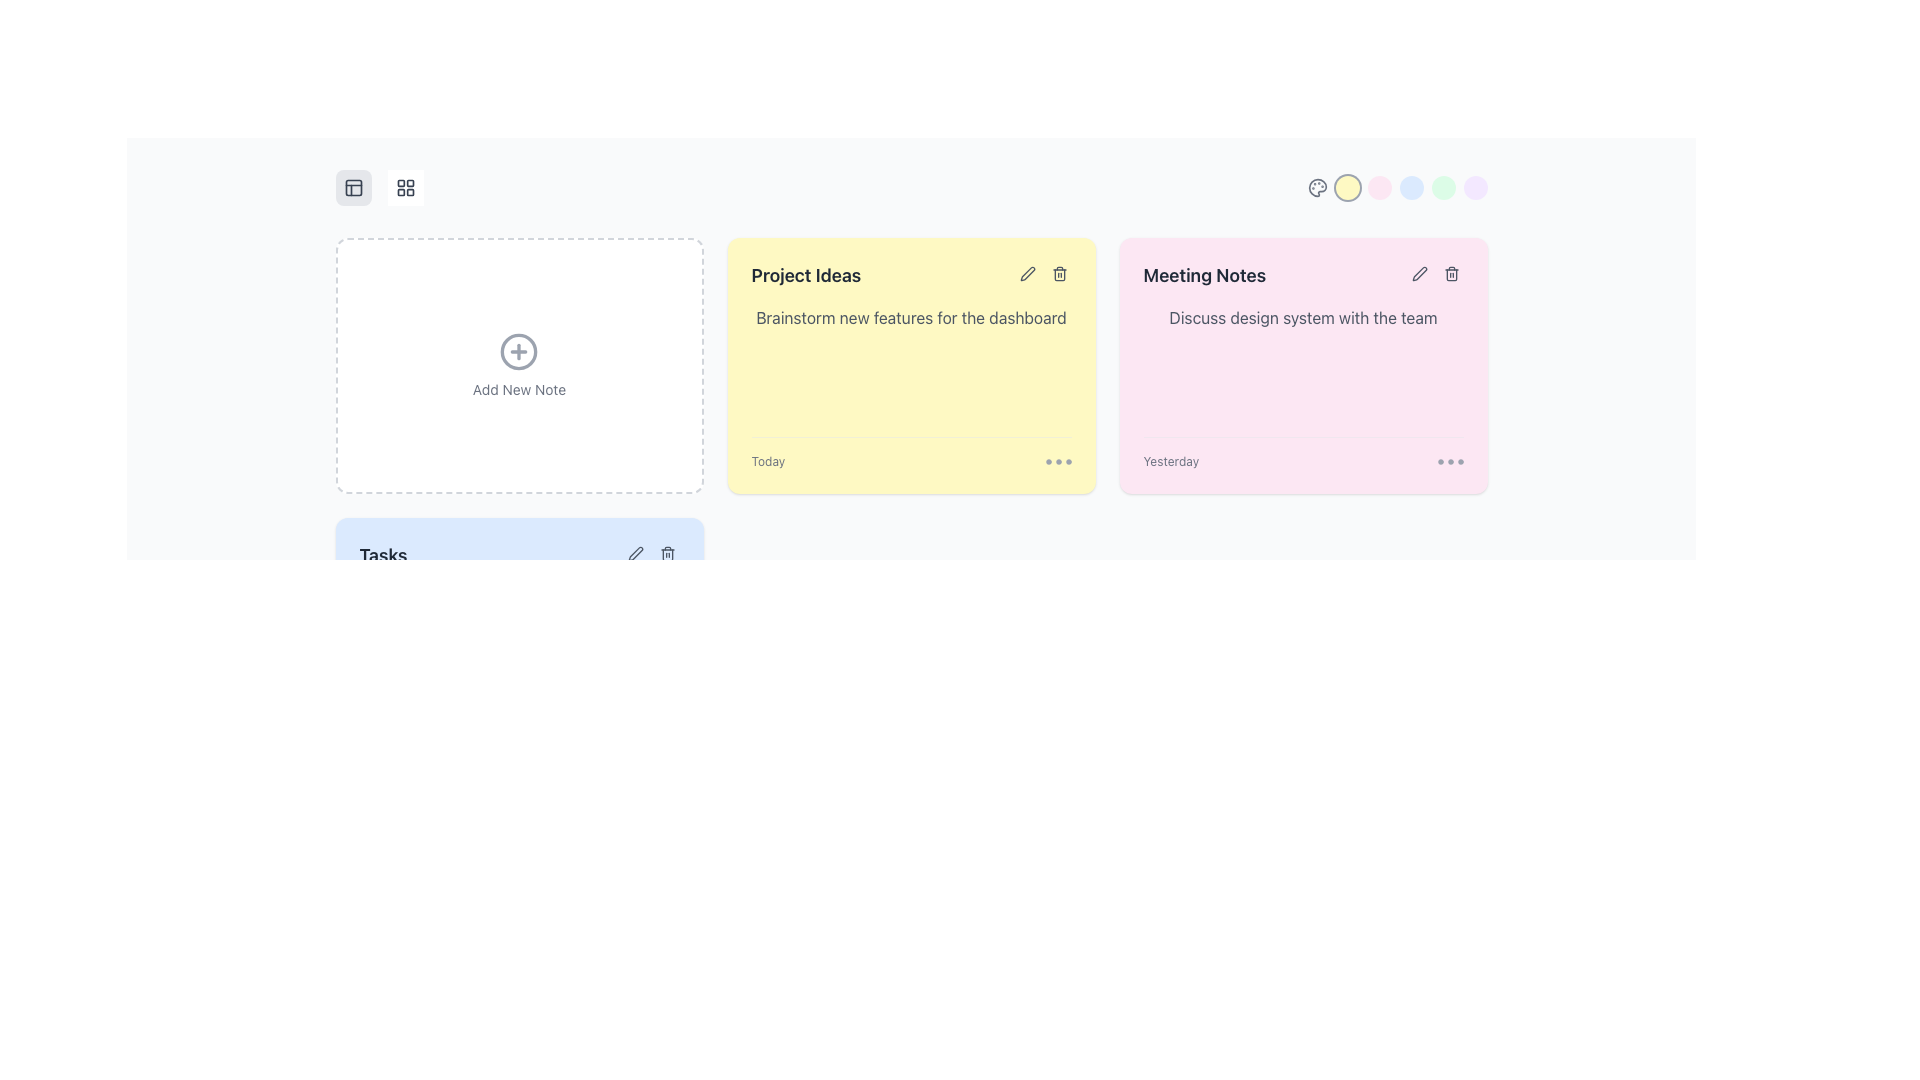 This screenshot has width=1920, height=1080. Describe the element at coordinates (910, 453) in the screenshot. I see `the three dots in the bottom-right section of the 'Project Ideas' card` at that location.